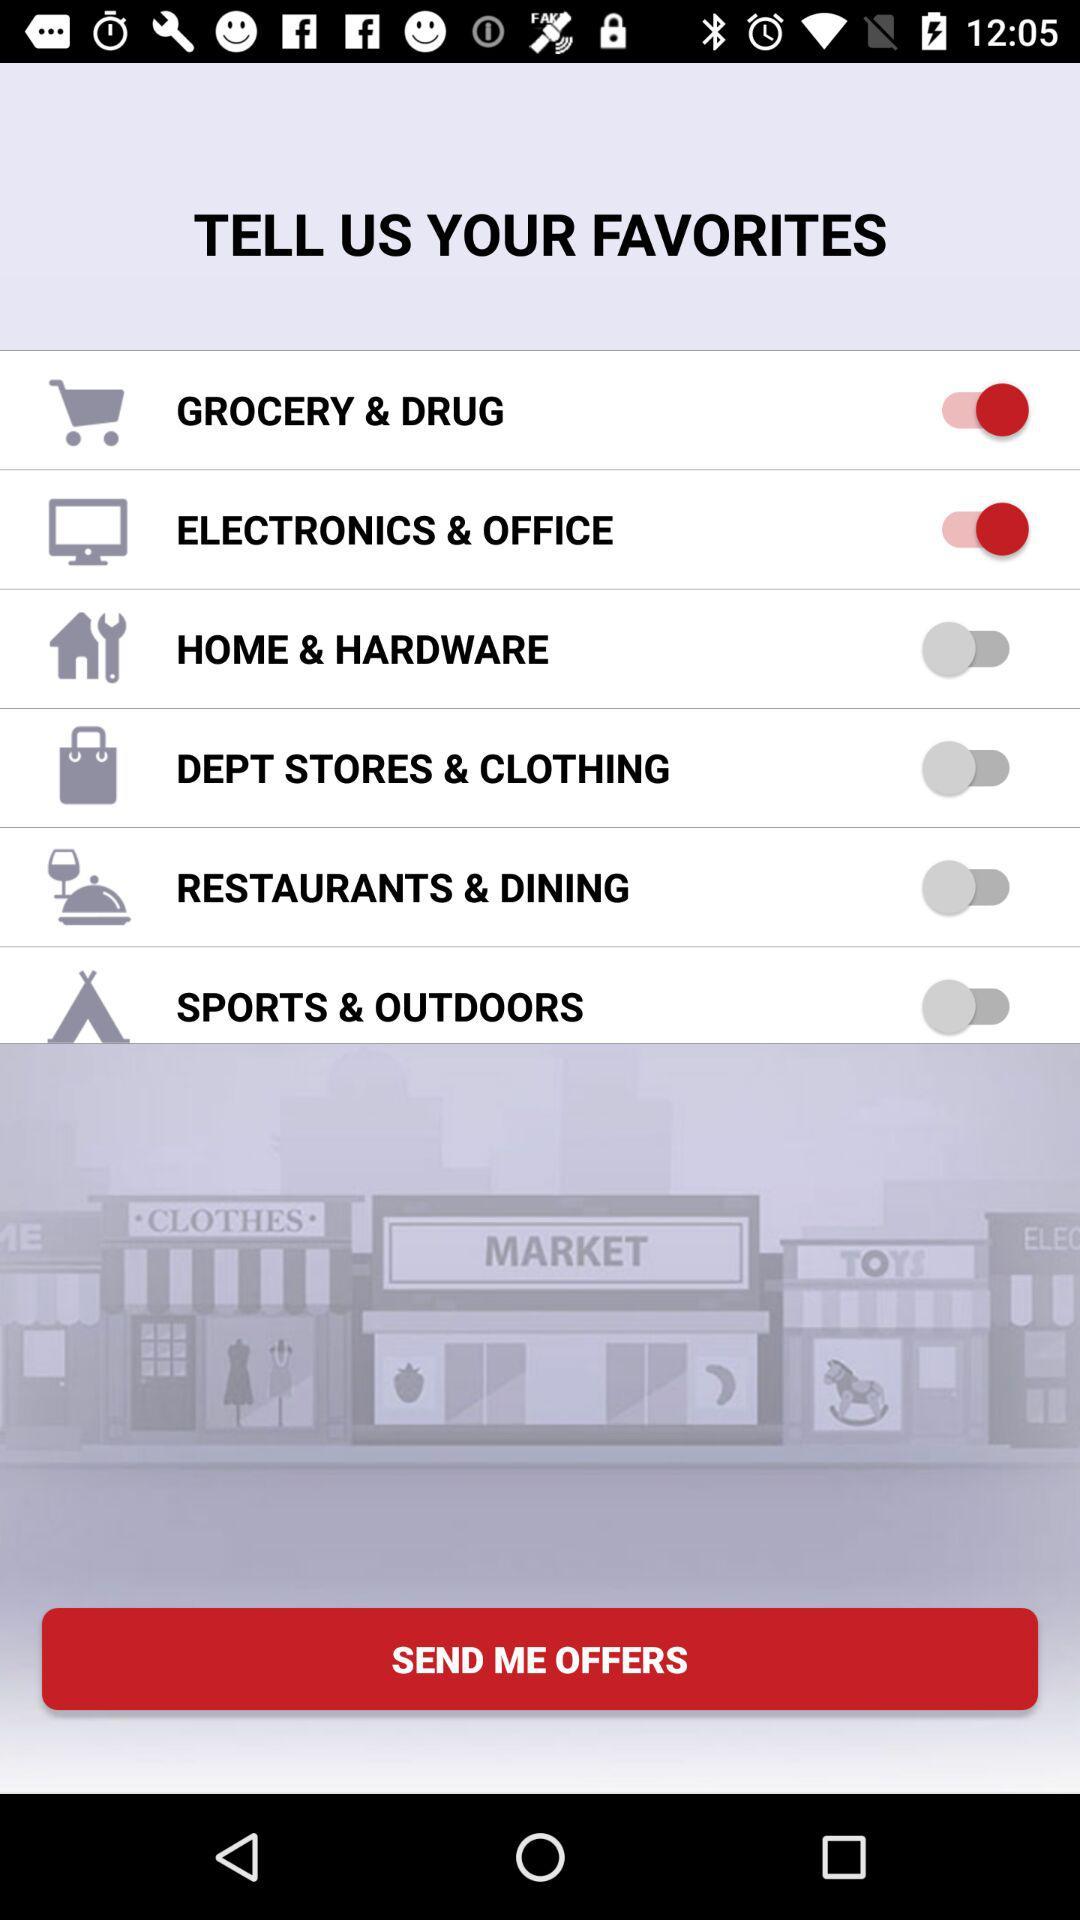 Image resolution: width=1080 pixels, height=1920 pixels. What do you see at coordinates (974, 885) in the screenshot?
I see `restaurant dining option` at bounding box center [974, 885].